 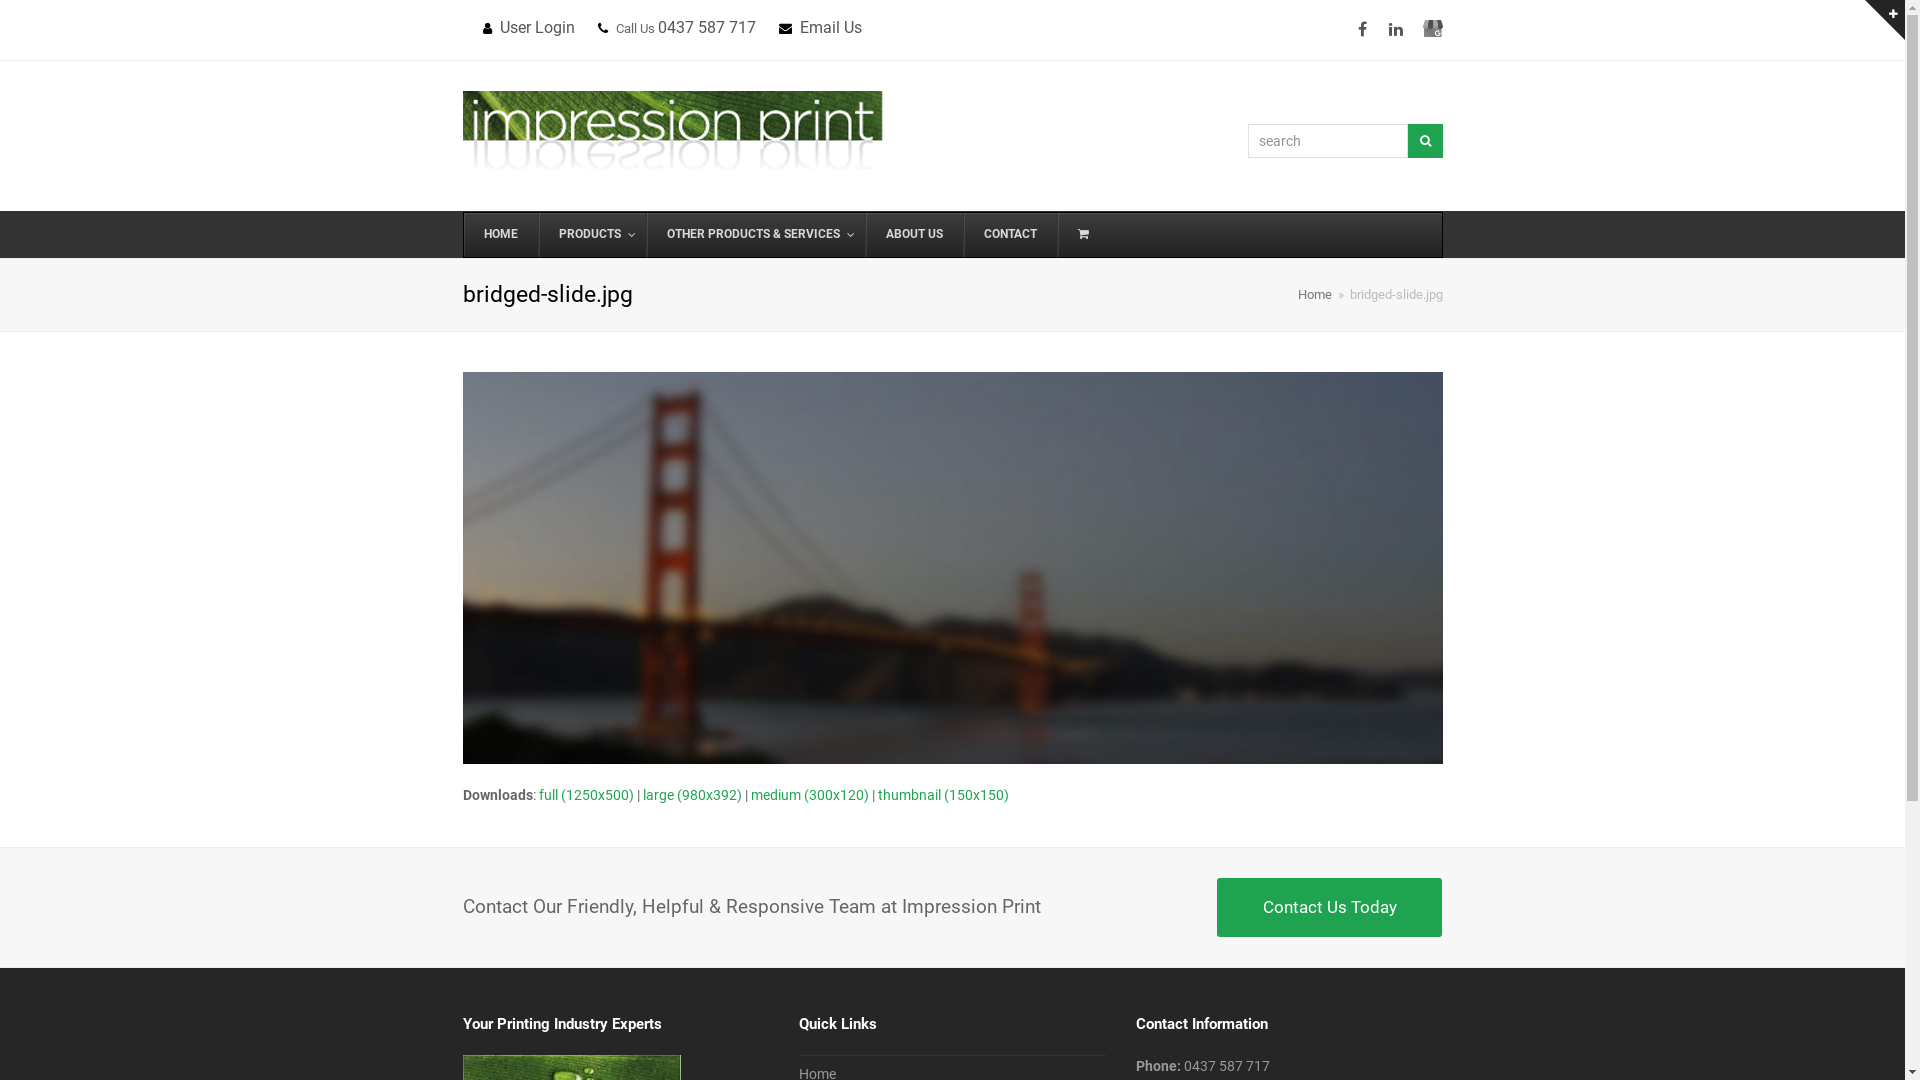 I want to click on 'large (980x392)', so click(x=691, y=793).